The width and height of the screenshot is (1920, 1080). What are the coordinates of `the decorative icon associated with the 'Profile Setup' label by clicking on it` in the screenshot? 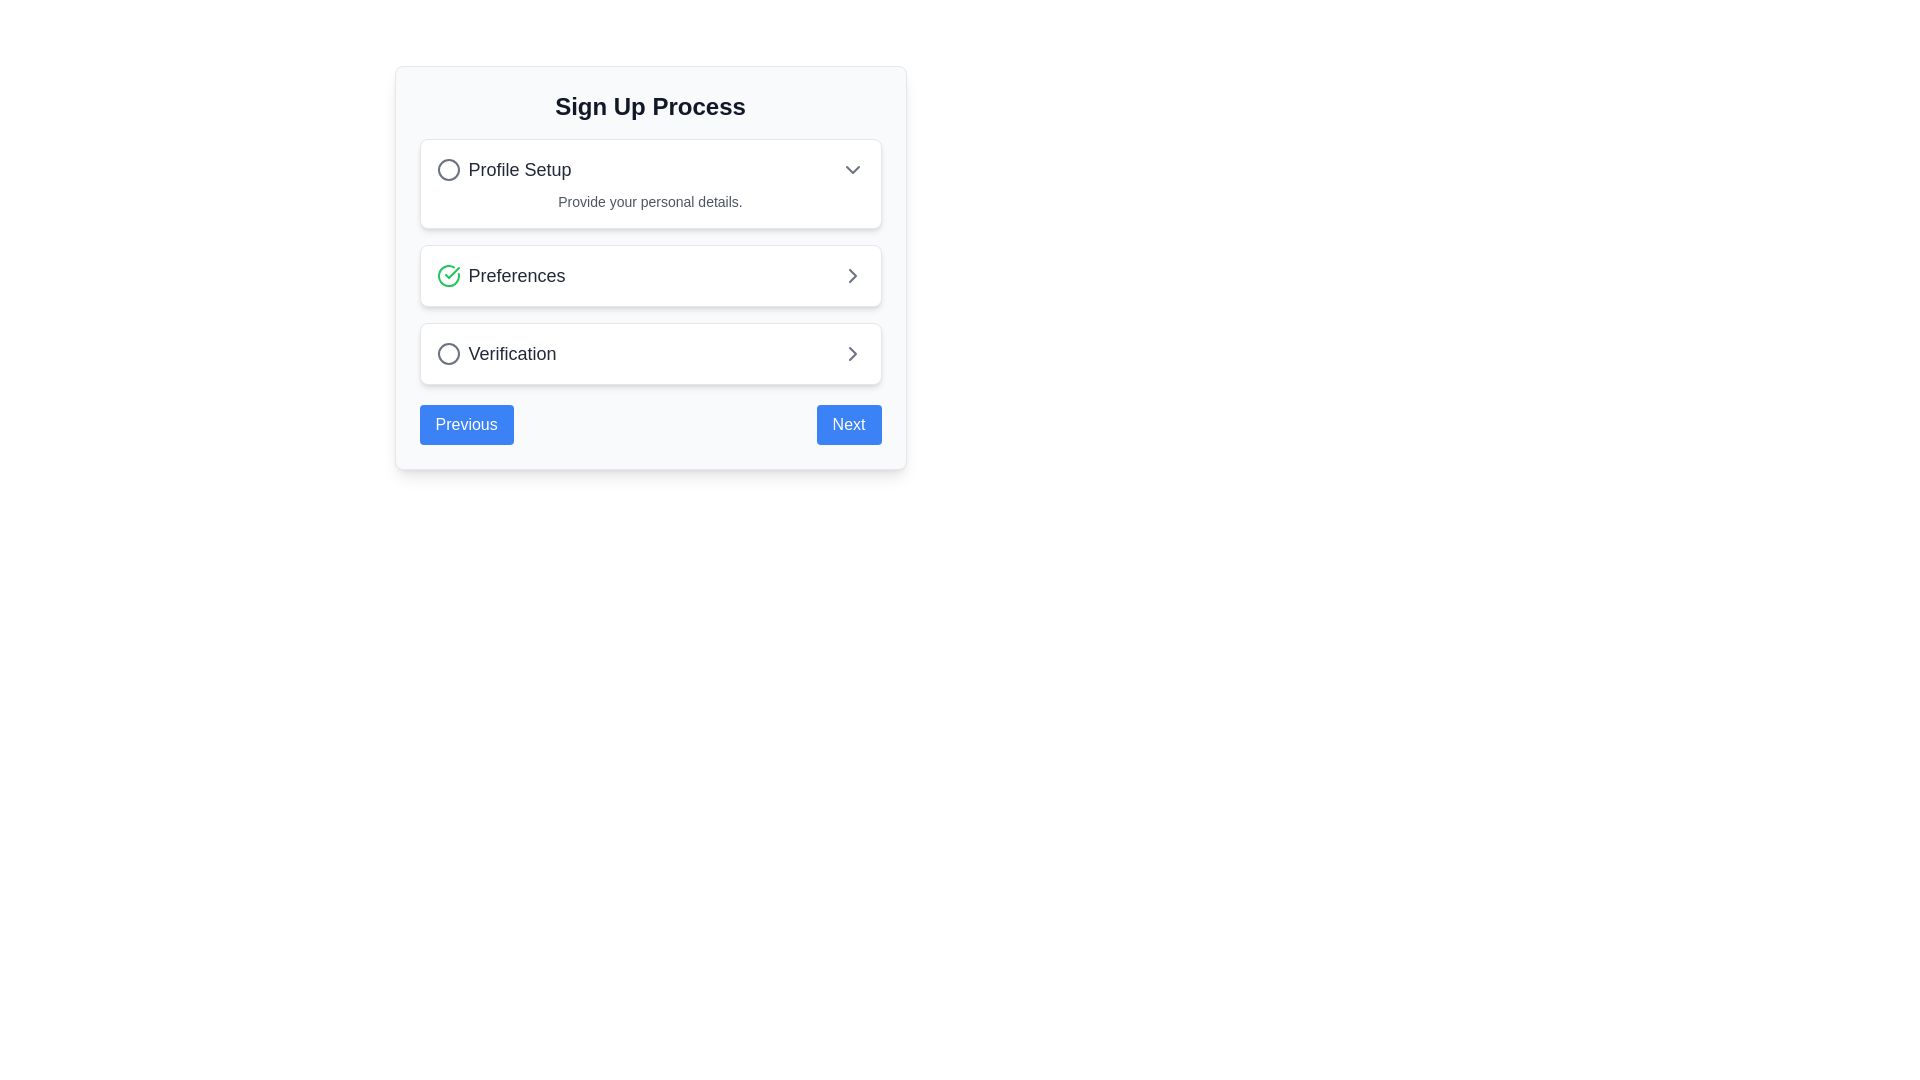 It's located at (447, 168).